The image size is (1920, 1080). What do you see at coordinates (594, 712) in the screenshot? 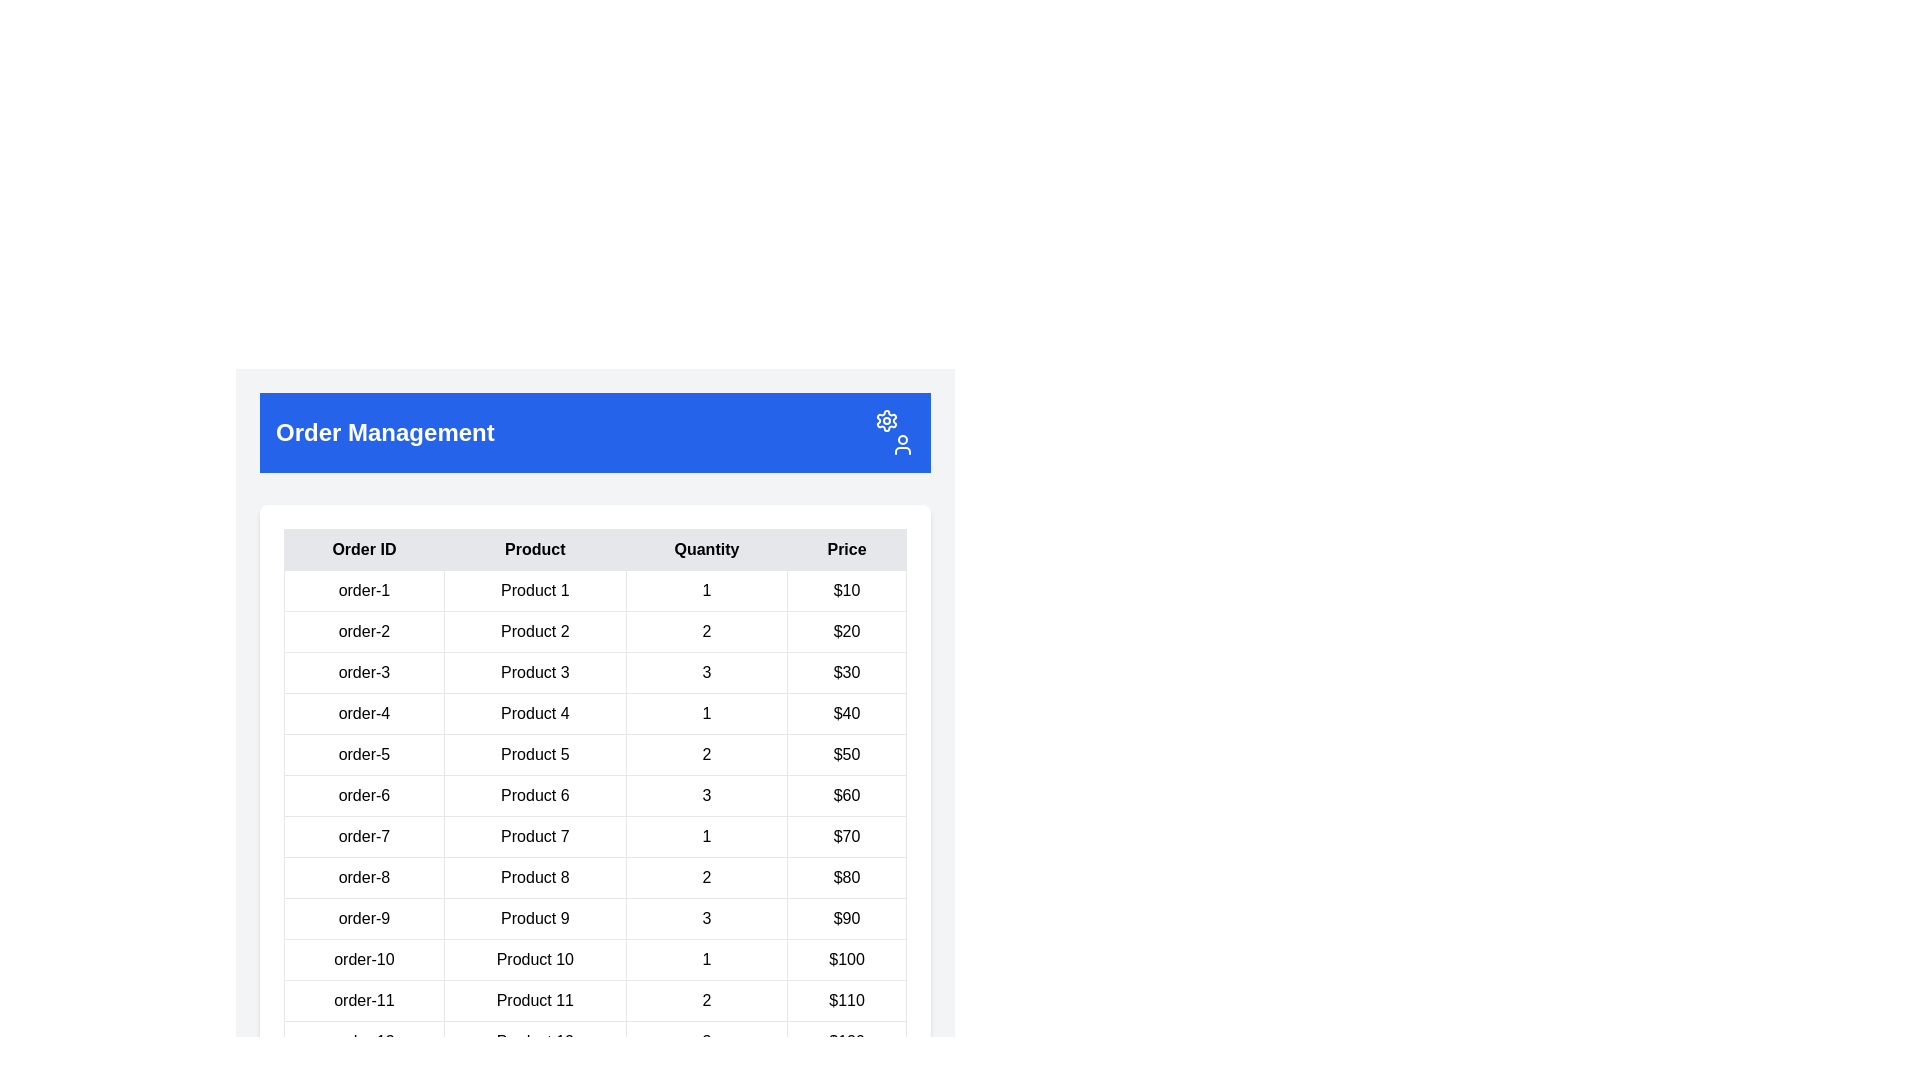
I see `the fourth row of the table that displays order details for 'Product 4' to initiate editing` at bounding box center [594, 712].